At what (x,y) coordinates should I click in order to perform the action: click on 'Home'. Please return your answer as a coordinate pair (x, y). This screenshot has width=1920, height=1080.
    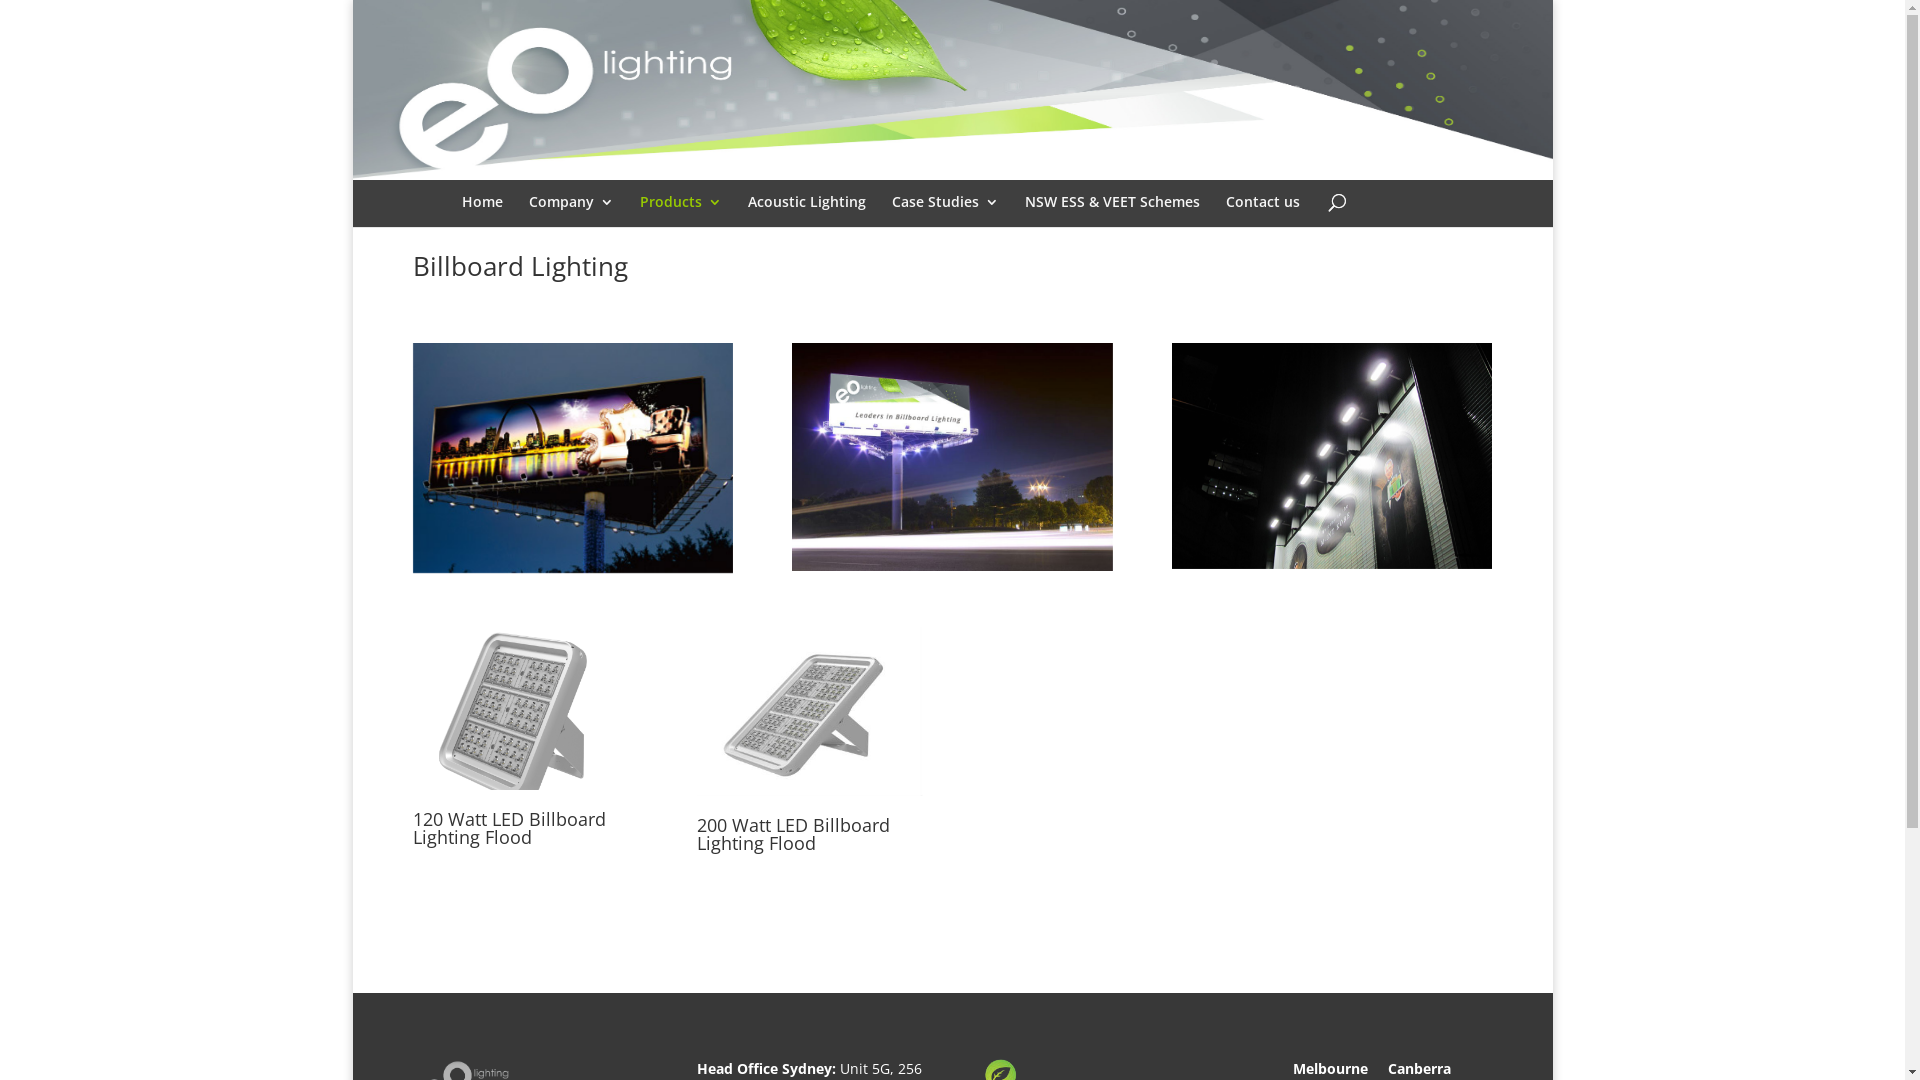
    Looking at the image, I should click on (482, 216).